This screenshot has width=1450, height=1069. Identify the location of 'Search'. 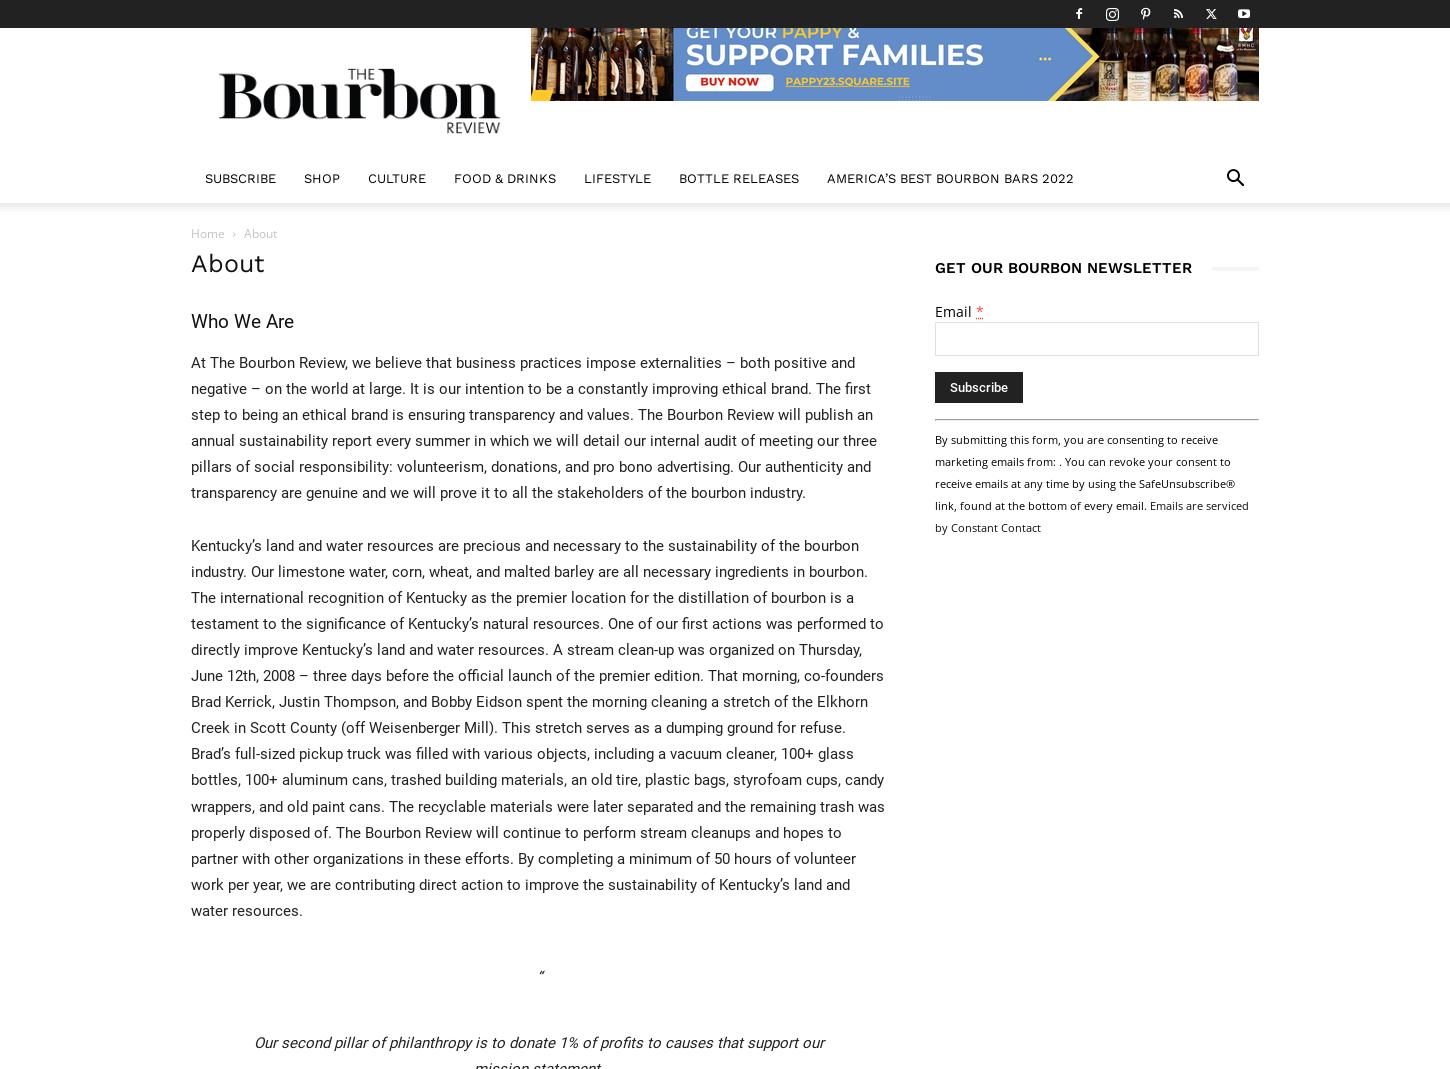
(723, 100).